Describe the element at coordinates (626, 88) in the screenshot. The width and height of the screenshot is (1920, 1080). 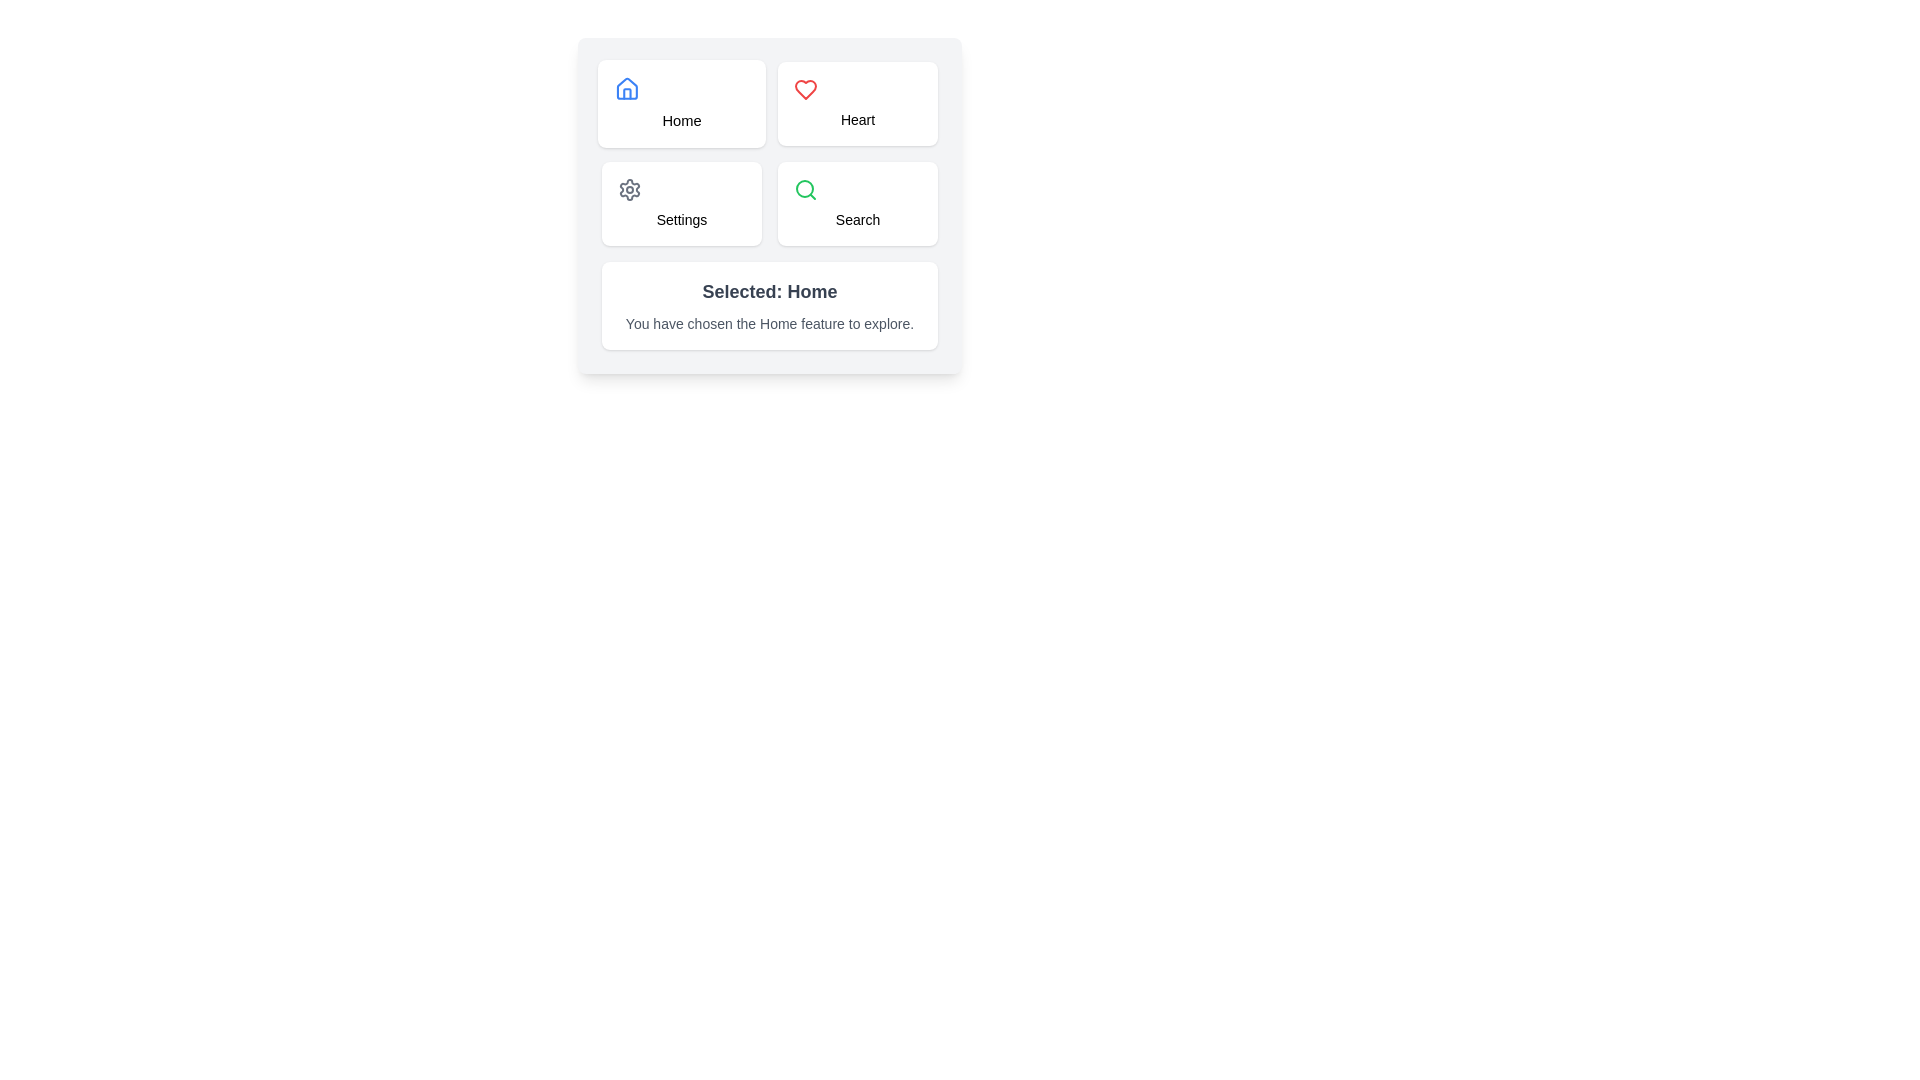
I see `the 'Home' button which features a blue house icon styled as a simple line drawing, located in the upper left corner of the button grid` at that location.